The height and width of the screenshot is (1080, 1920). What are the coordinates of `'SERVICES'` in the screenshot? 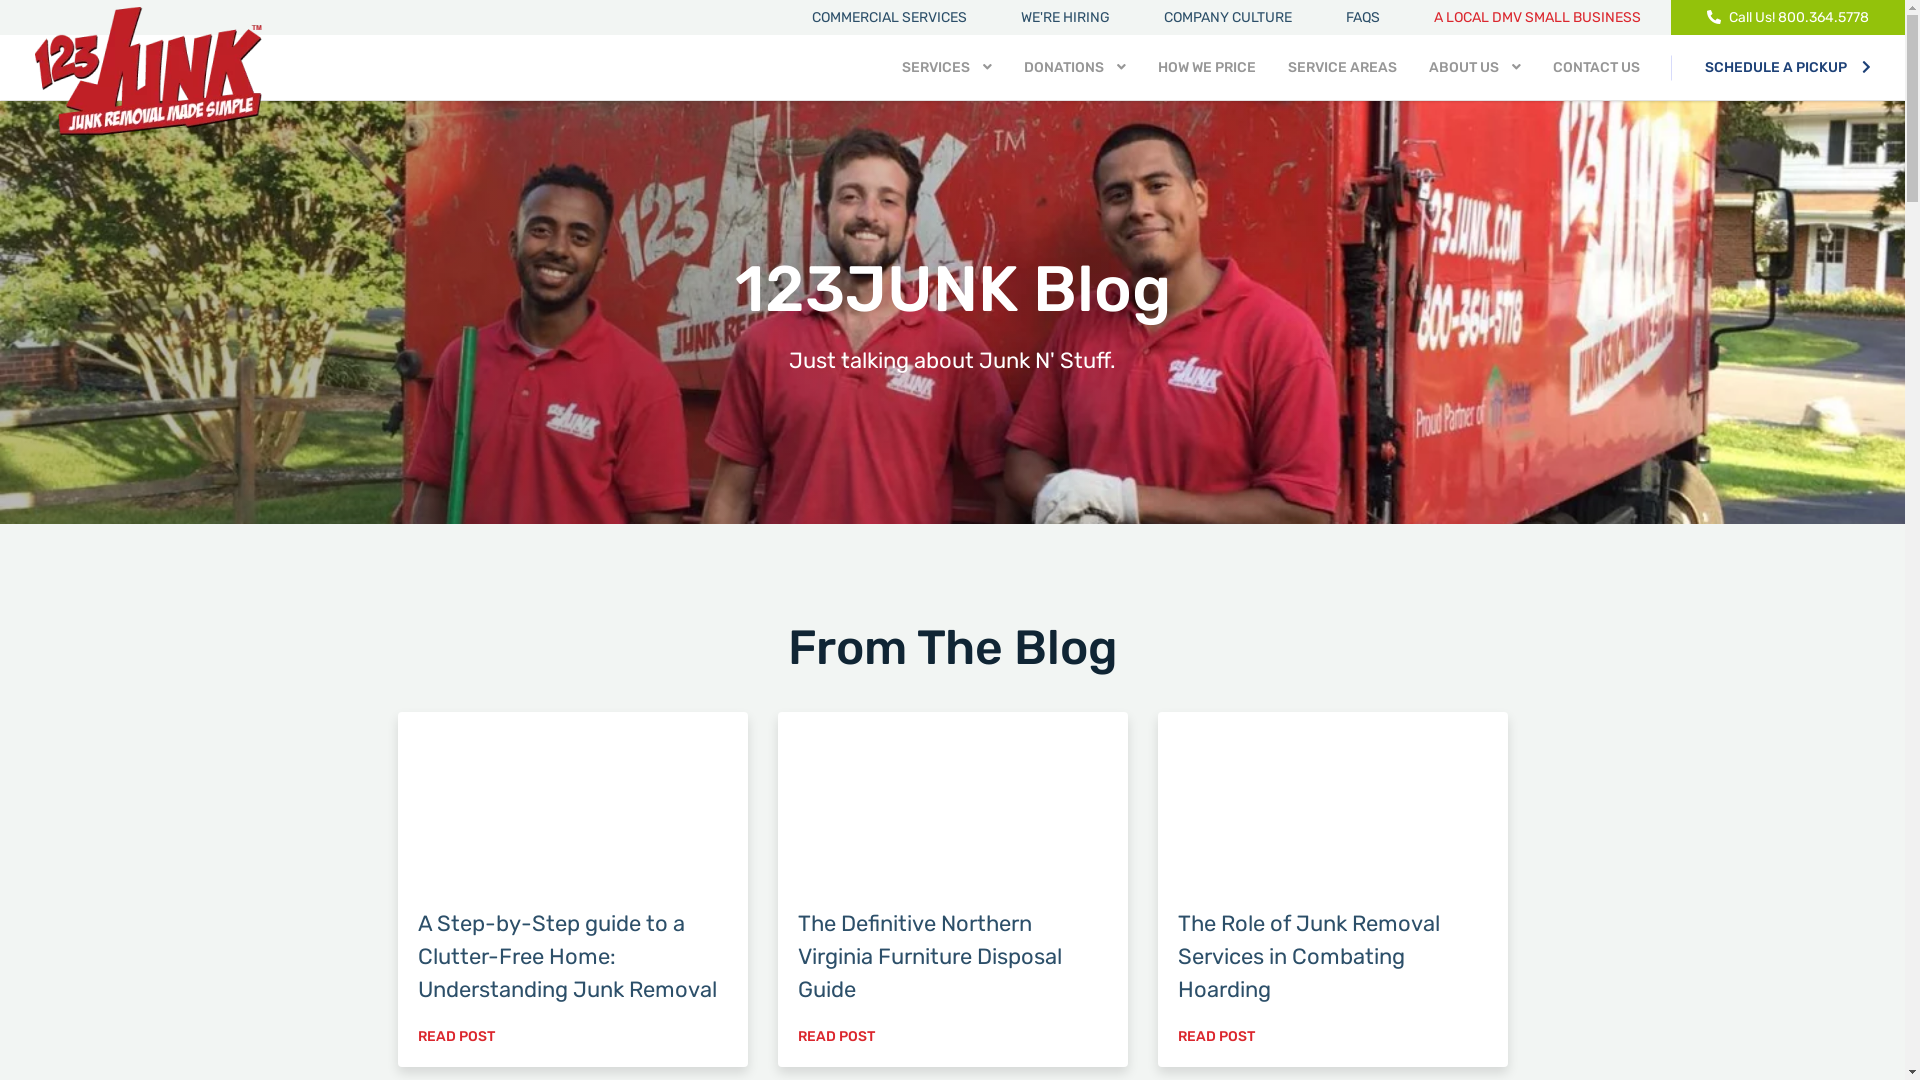 It's located at (945, 66).